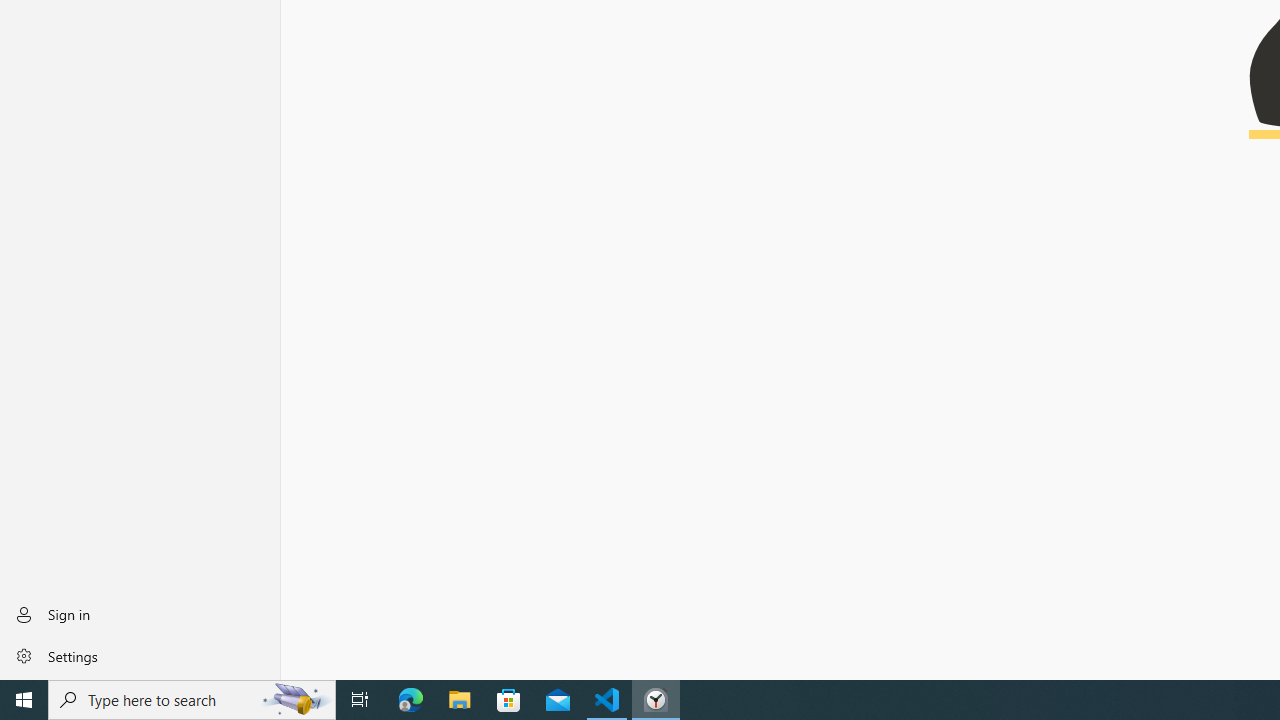 This screenshot has height=720, width=1280. Describe the element at coordinates (410, 698) in the screenshot. I see `'Microsoft Edge'` at that location.